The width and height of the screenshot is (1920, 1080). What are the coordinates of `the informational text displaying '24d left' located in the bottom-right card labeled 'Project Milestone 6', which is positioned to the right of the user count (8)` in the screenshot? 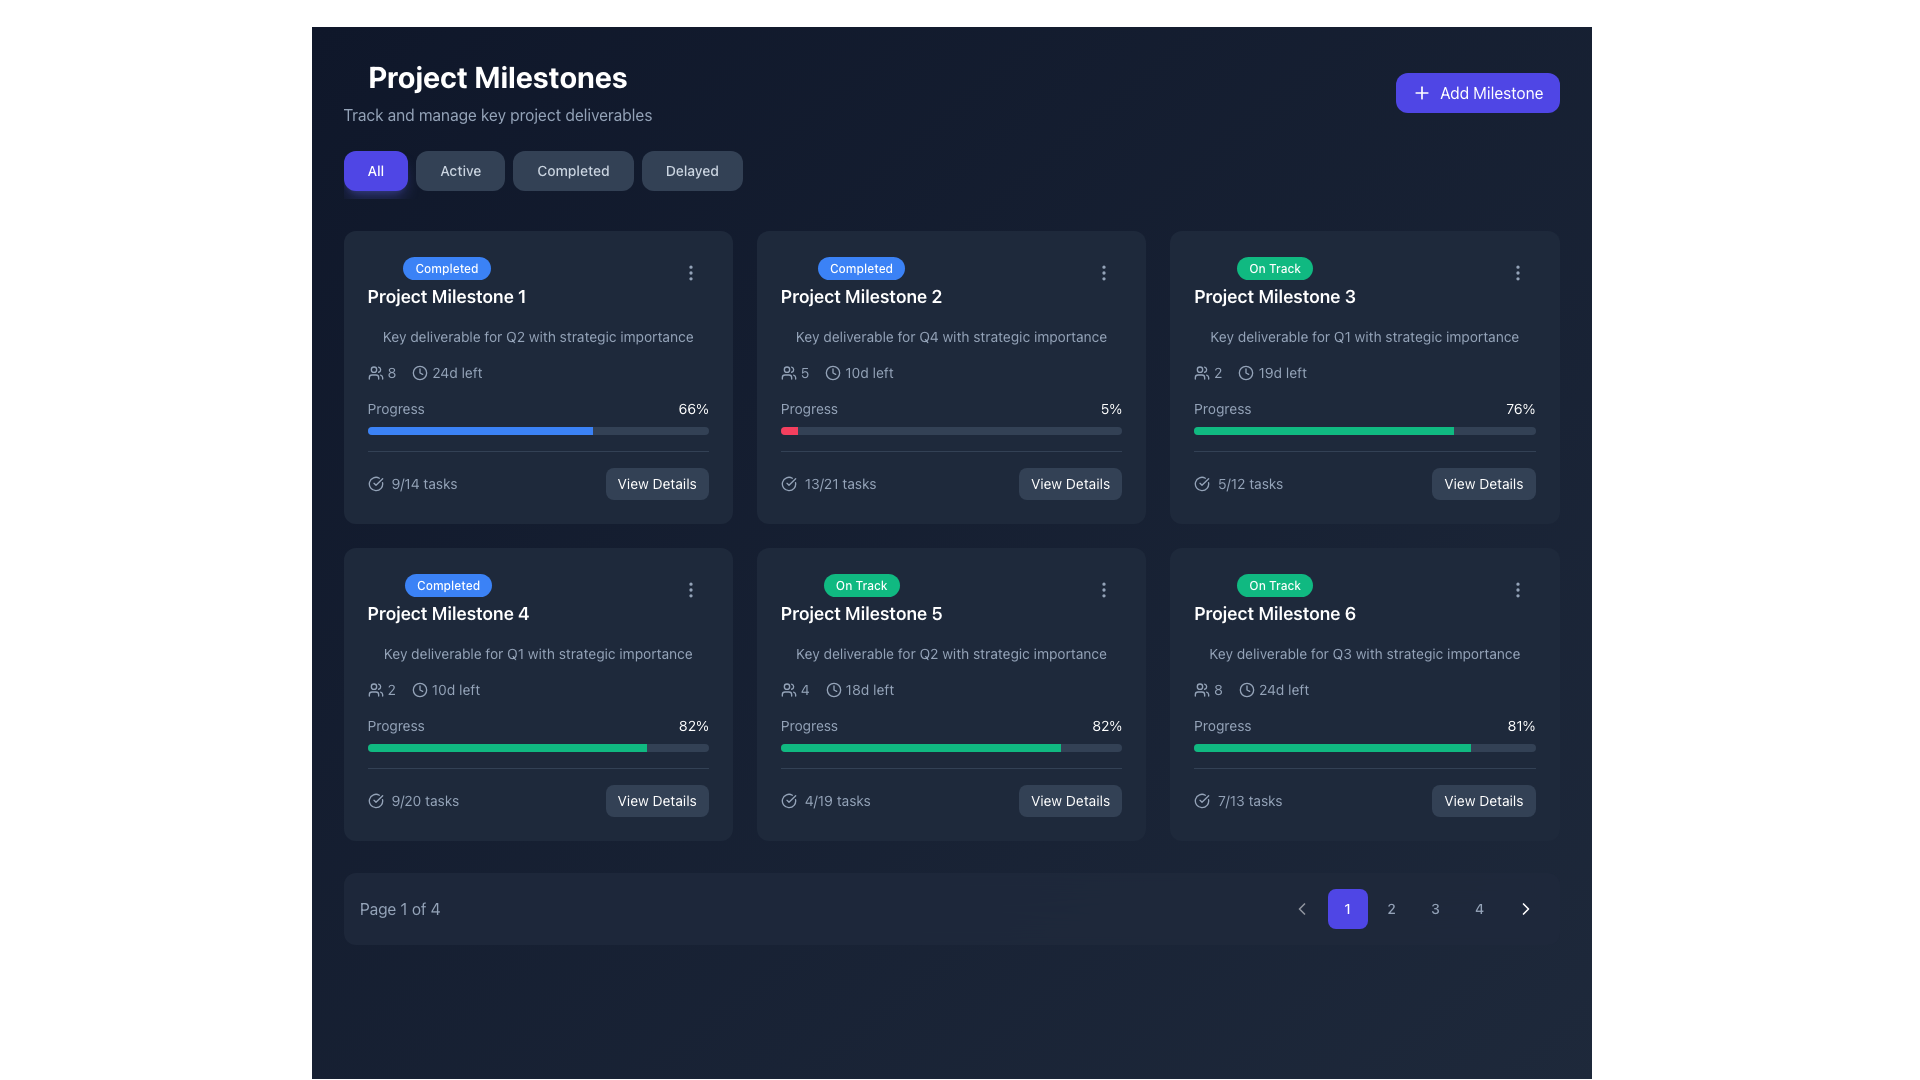 It's located at (1273, 689).